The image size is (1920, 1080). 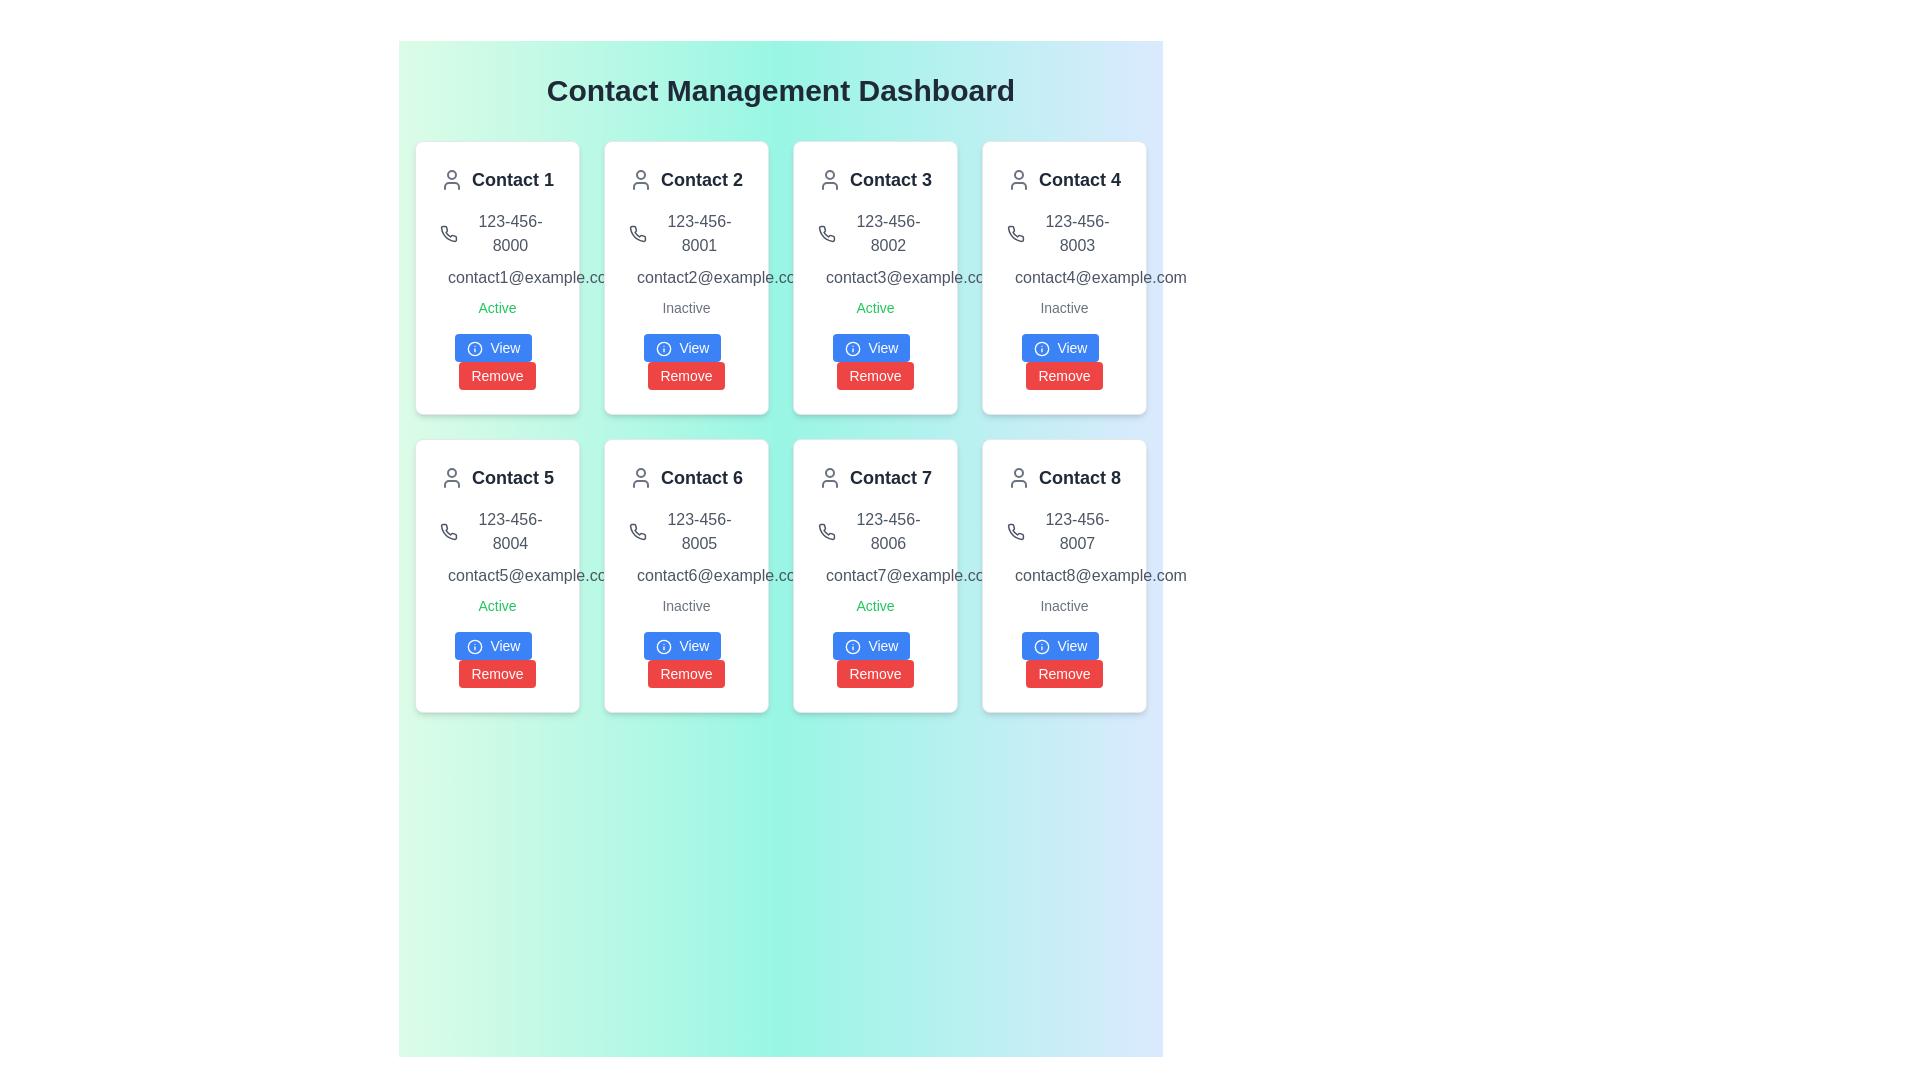 I want to click on the 'Remove' button located at the bottom of the card for 'Contact 2', so click(x=686, y=362).